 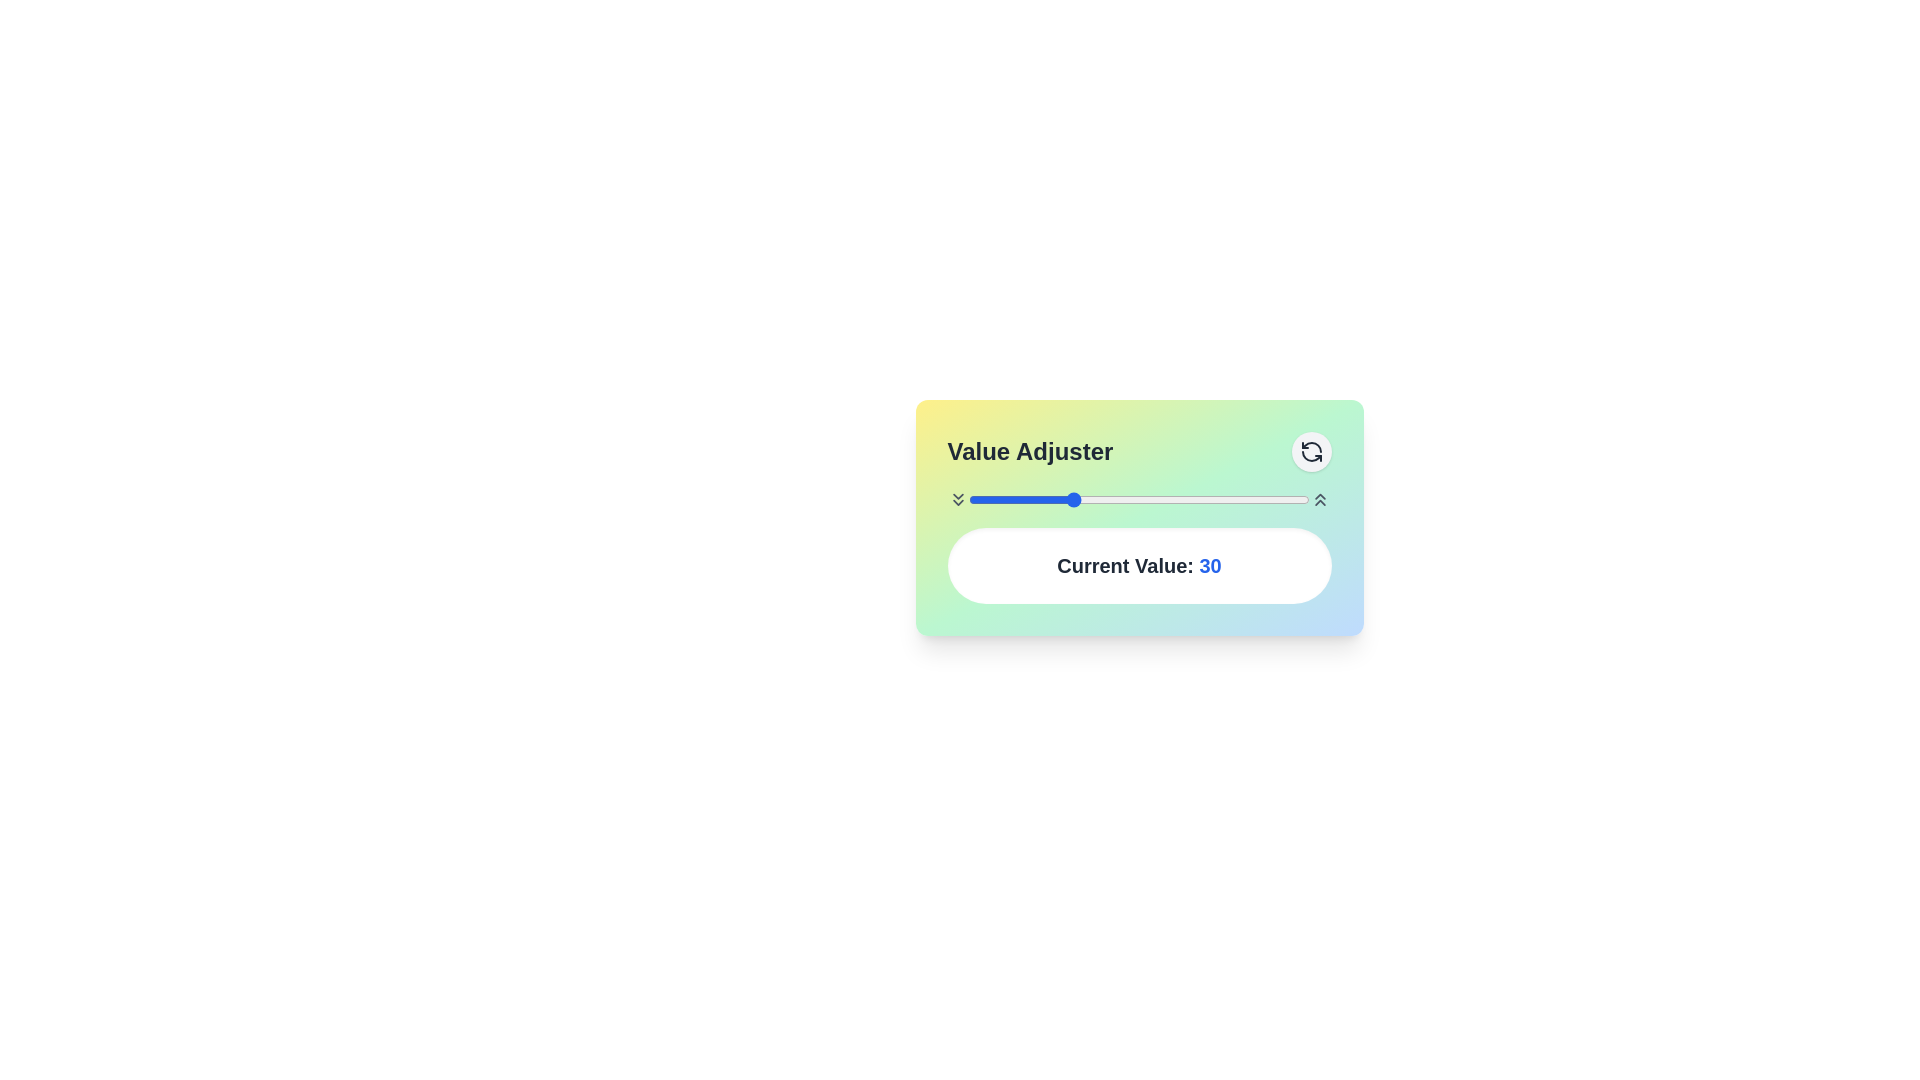 I want to click on the slider to set the value to 9, so click(x=999, y=499).